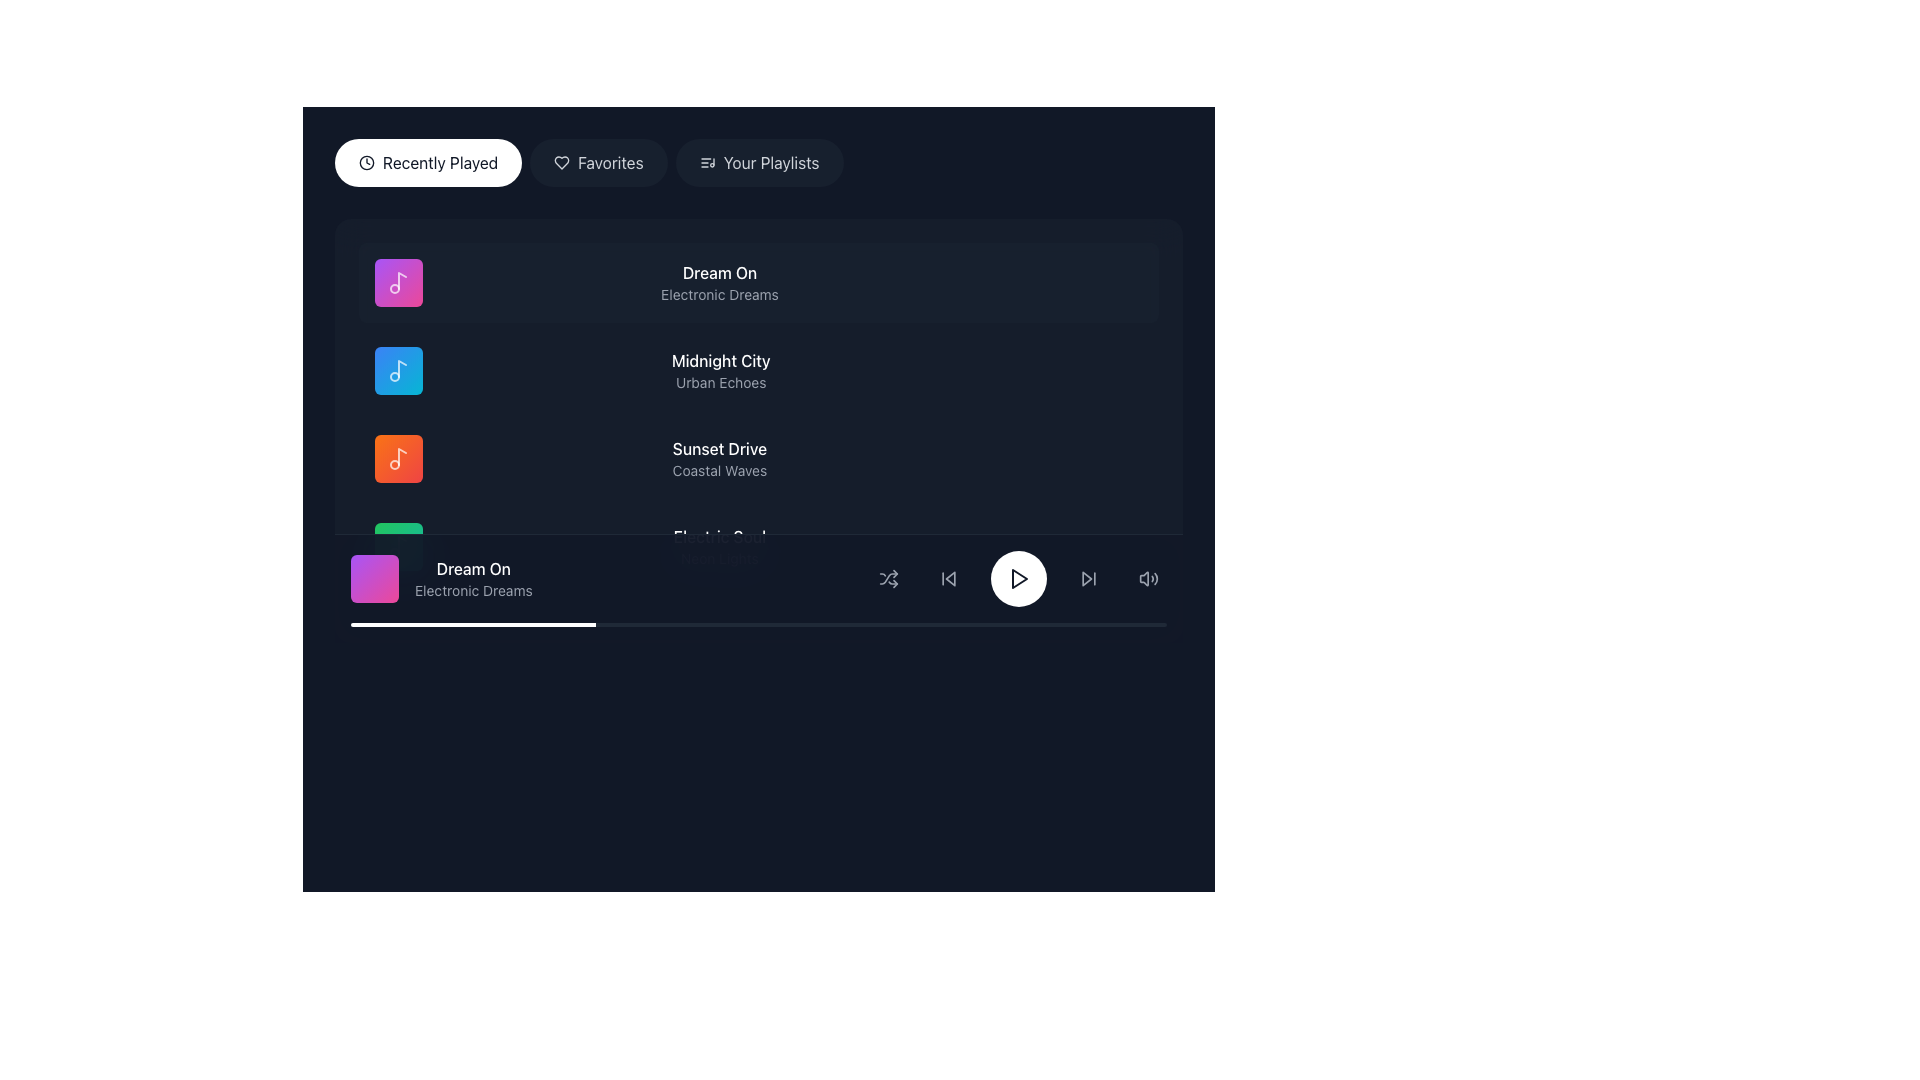 This screenshot has height=1080, width=1920. What do you see at coordinates (398, 459) in the screenshot?
I see `the small music note icon with a gradient background transitioning from orange to red` at bounding box center [398, 459].